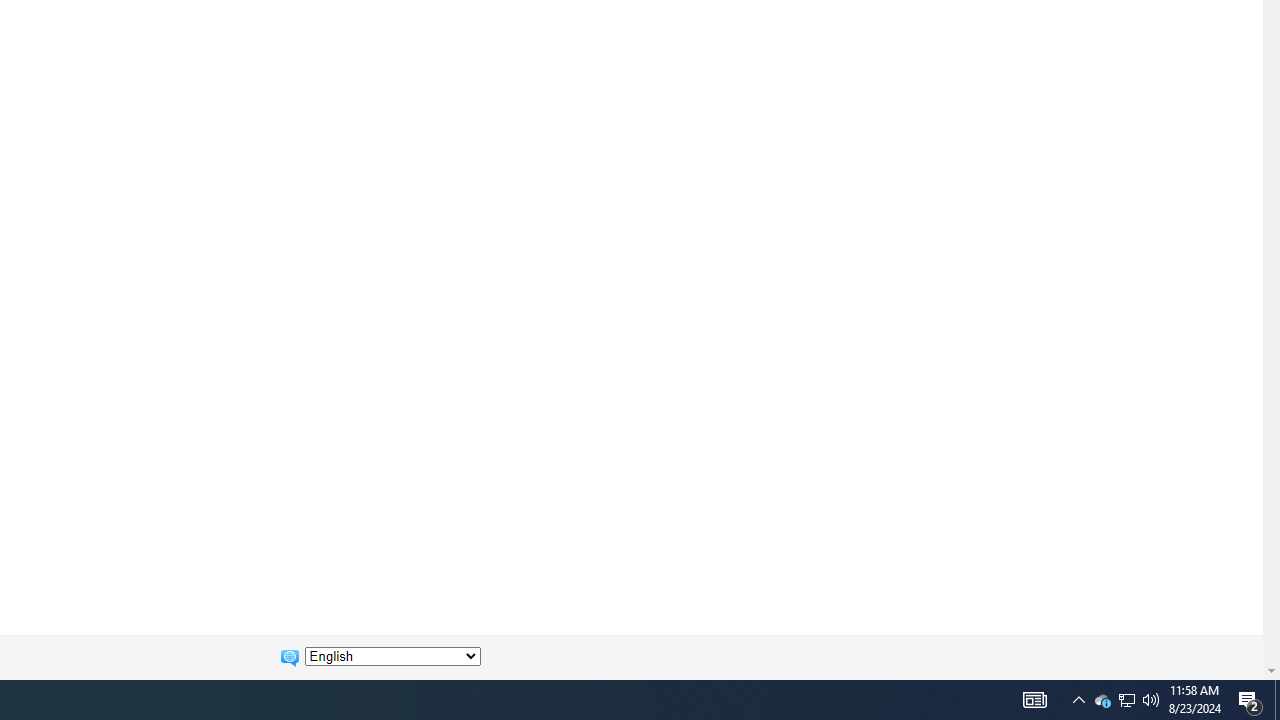 The image size is (1280, 720). Describe the element at coordinates (392, 656) in the screenshot. I see `'Change language:'` at that location.